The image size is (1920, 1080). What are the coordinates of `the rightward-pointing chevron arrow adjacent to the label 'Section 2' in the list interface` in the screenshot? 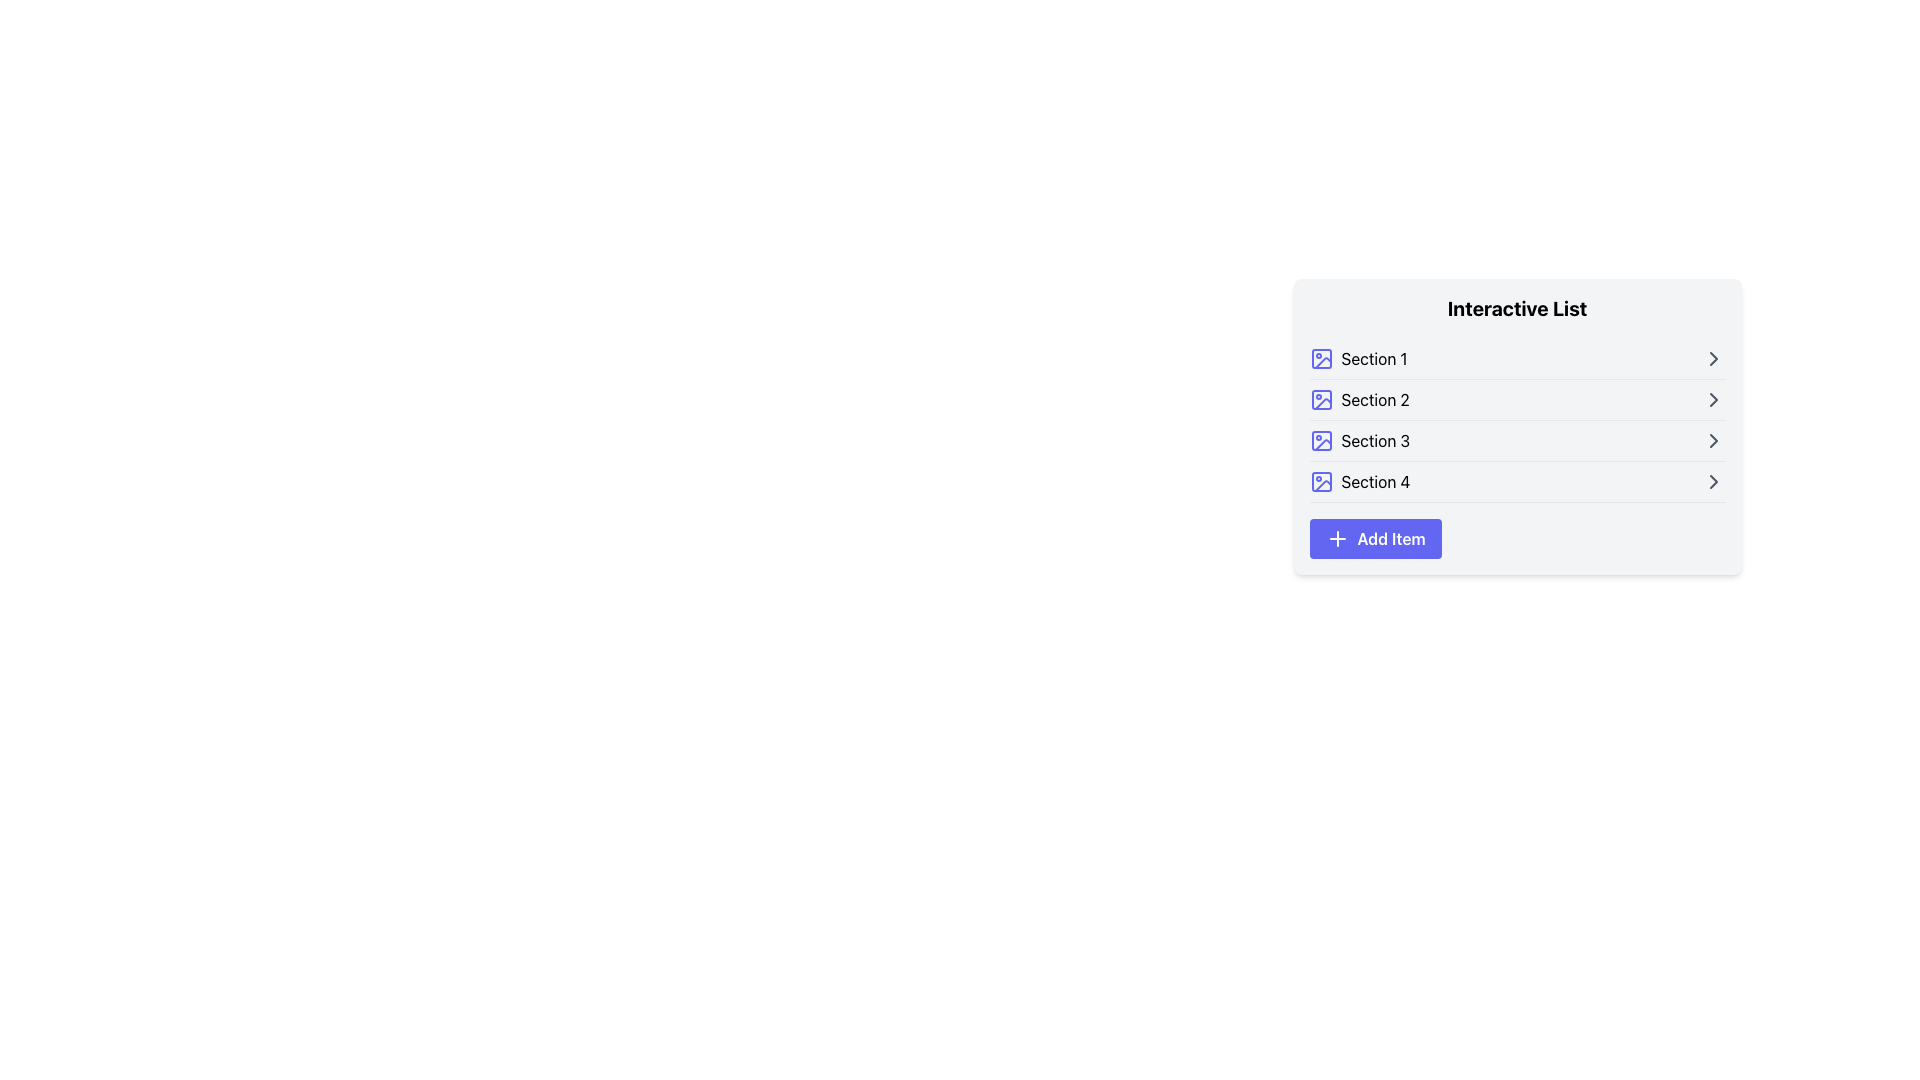 It's located at (1712, 400).